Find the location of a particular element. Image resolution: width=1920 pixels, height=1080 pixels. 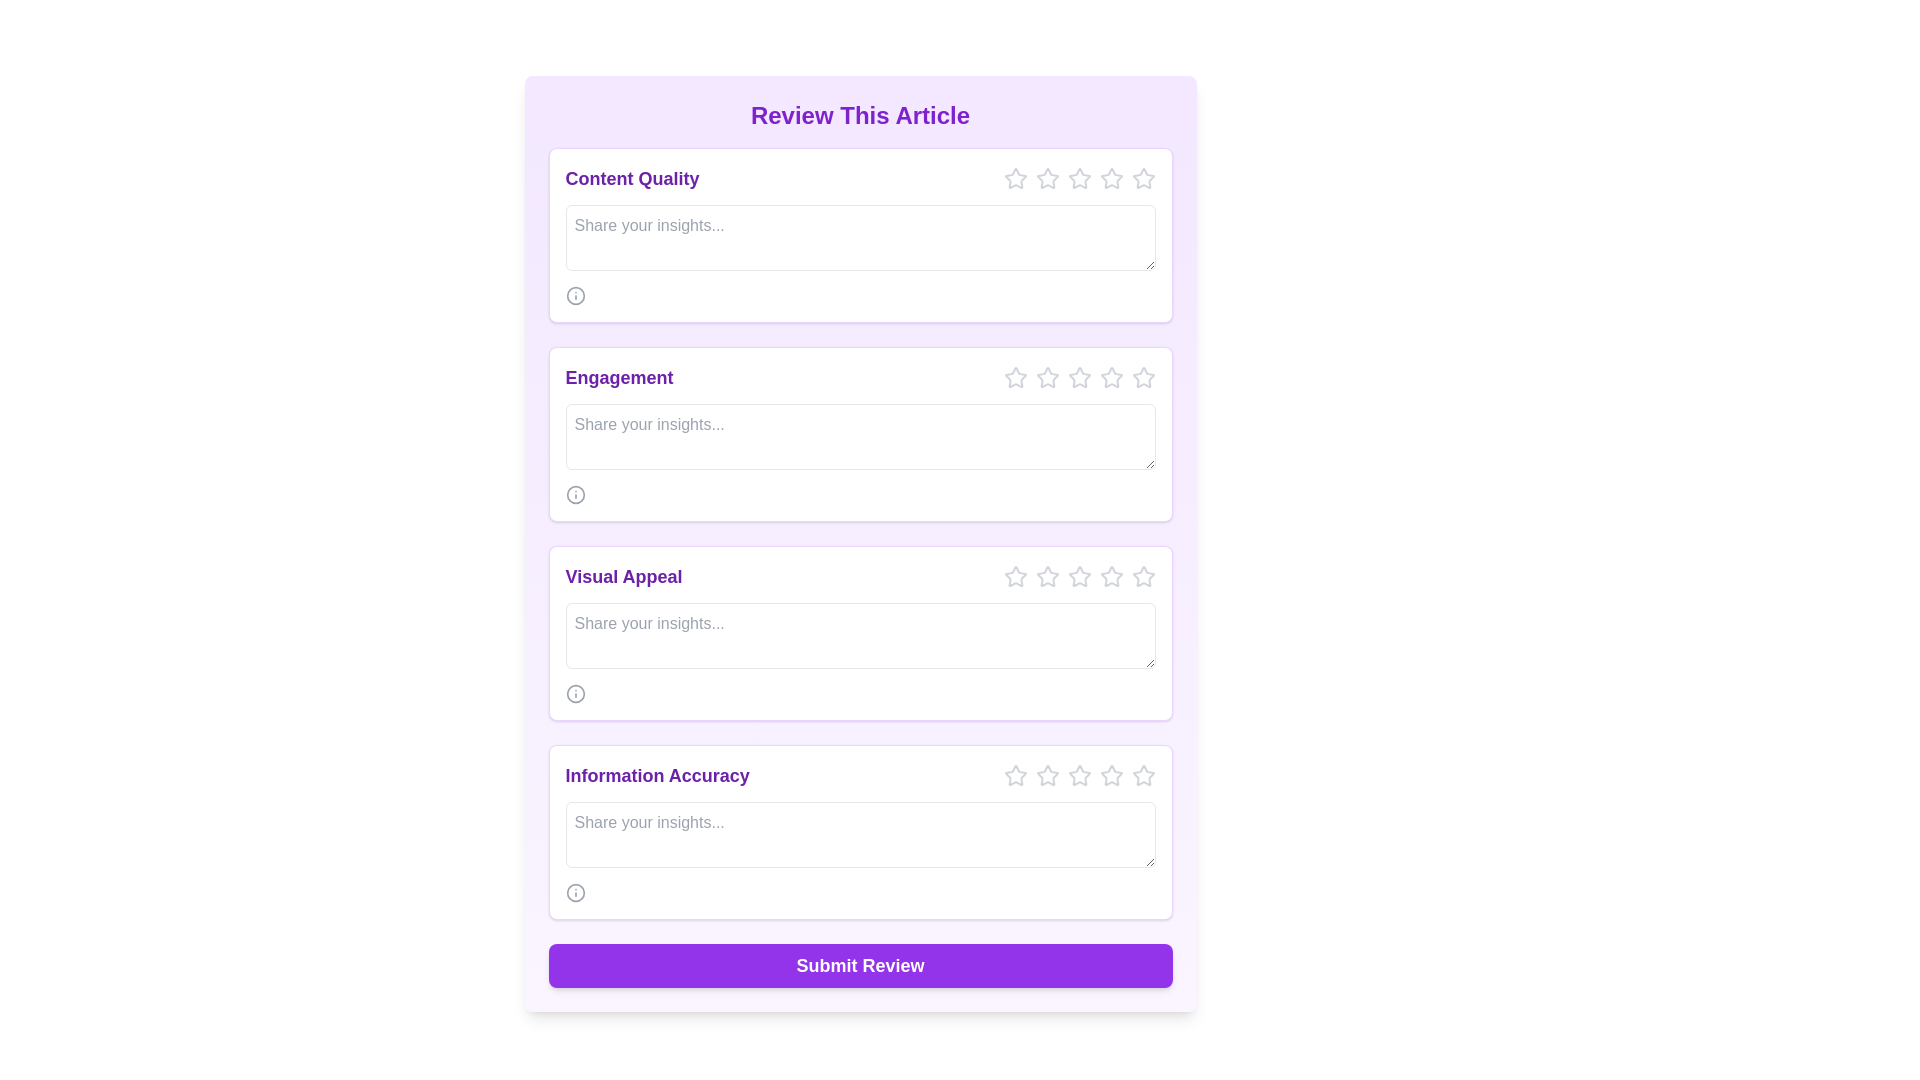

the fourth star icon in the Visual Appeal section is located at coordinates (1078, 577).